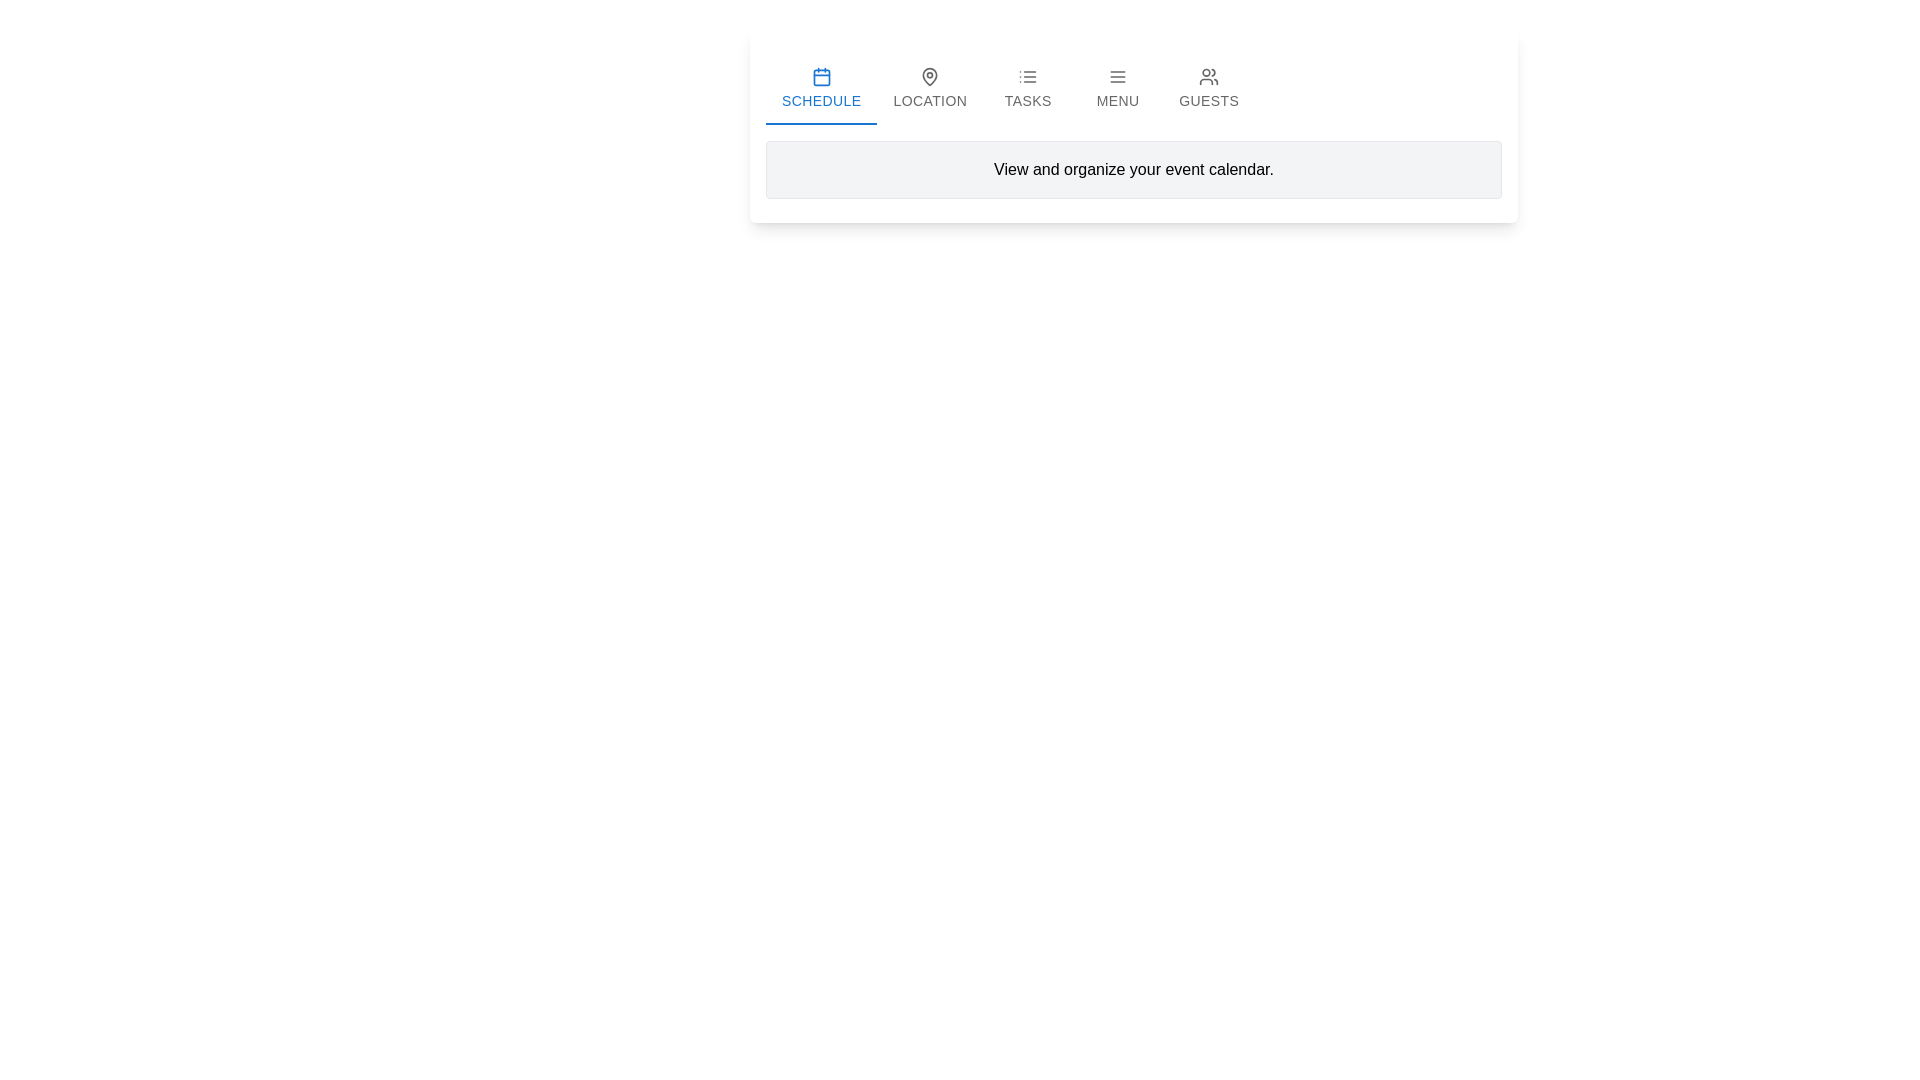 Image resolution: width=1920 pixels, height=1080 pixels. I want to click on the 'Menu' tab button, which features an icon of three horizontal lines above the uppercase text 'Menu', so click(1117, 87).